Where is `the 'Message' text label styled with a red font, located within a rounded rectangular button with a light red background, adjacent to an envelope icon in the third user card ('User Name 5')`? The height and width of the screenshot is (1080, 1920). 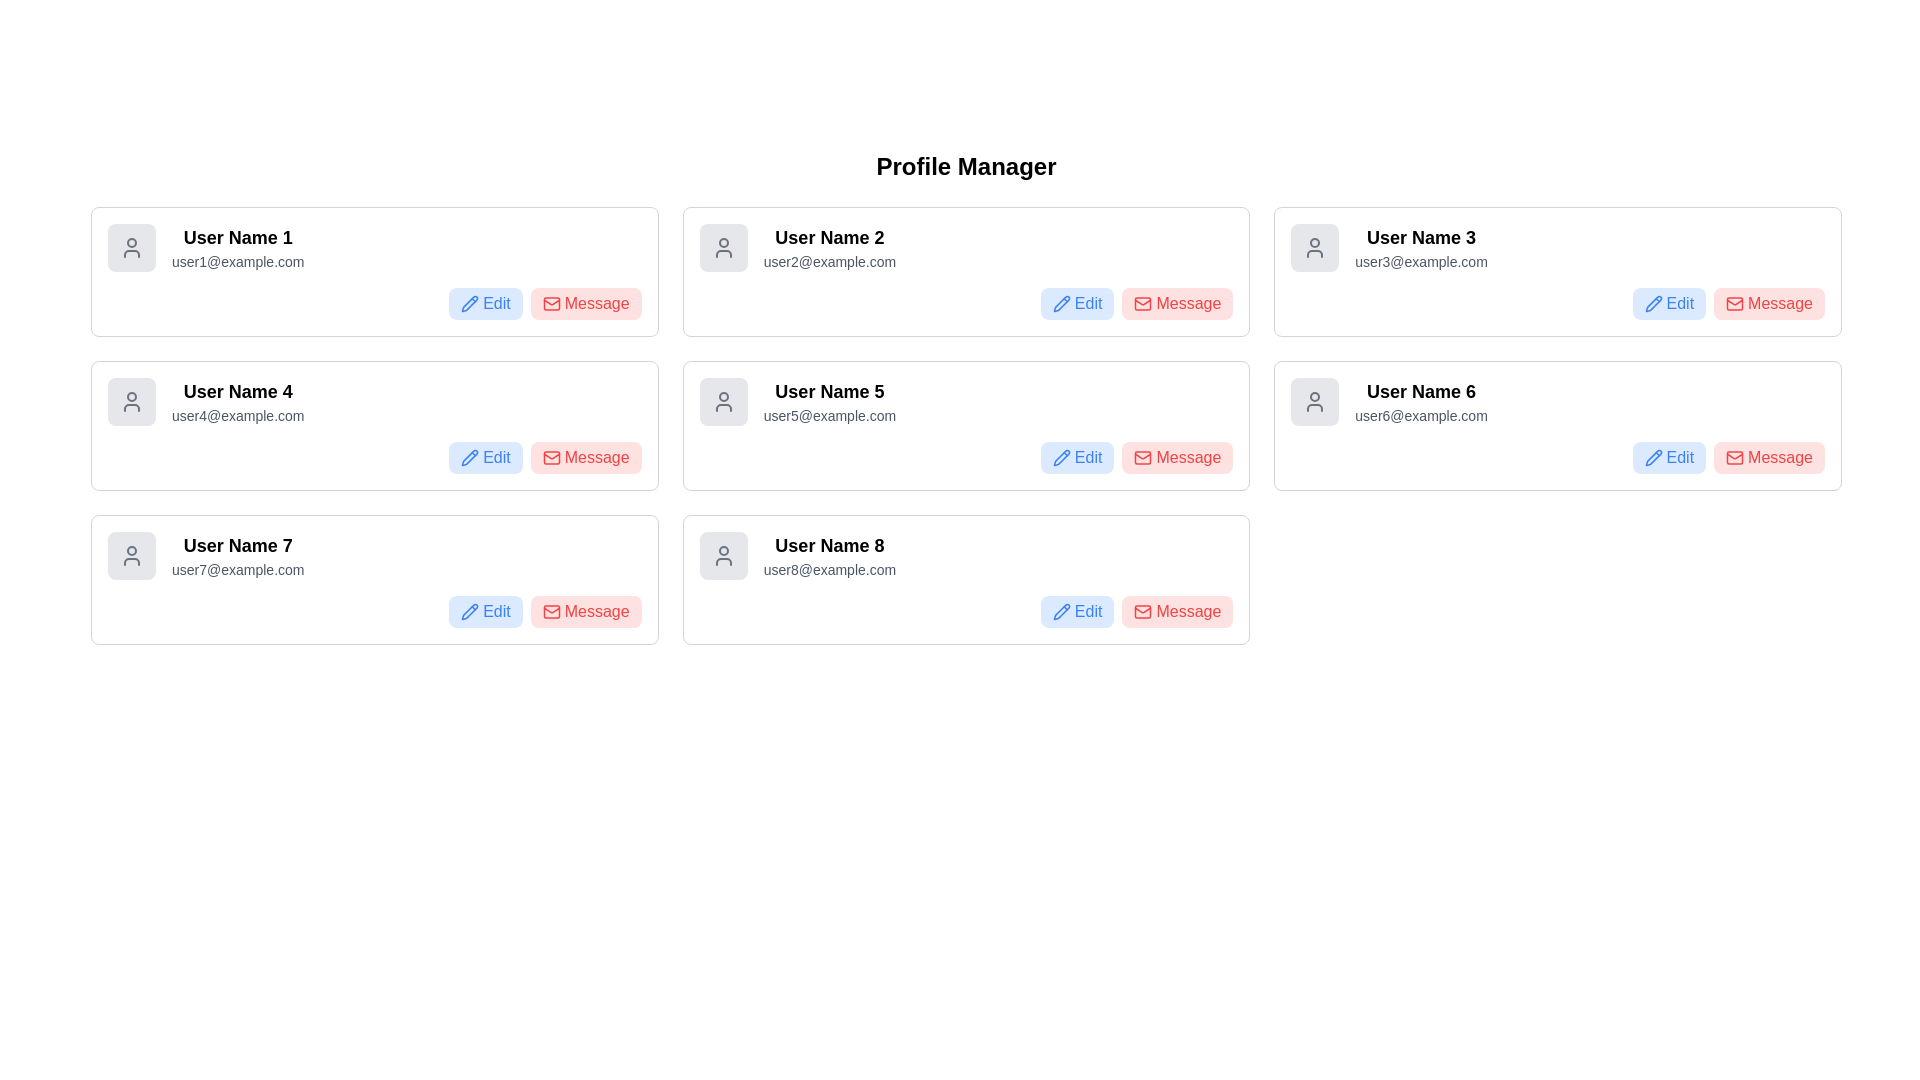
the 'Message' text label styled with a red font, located within a rounded rectangular button with a light red background, adjacent to an envelope icon in the third user card ('User Name 5') is located at coordinates (1188, 458).